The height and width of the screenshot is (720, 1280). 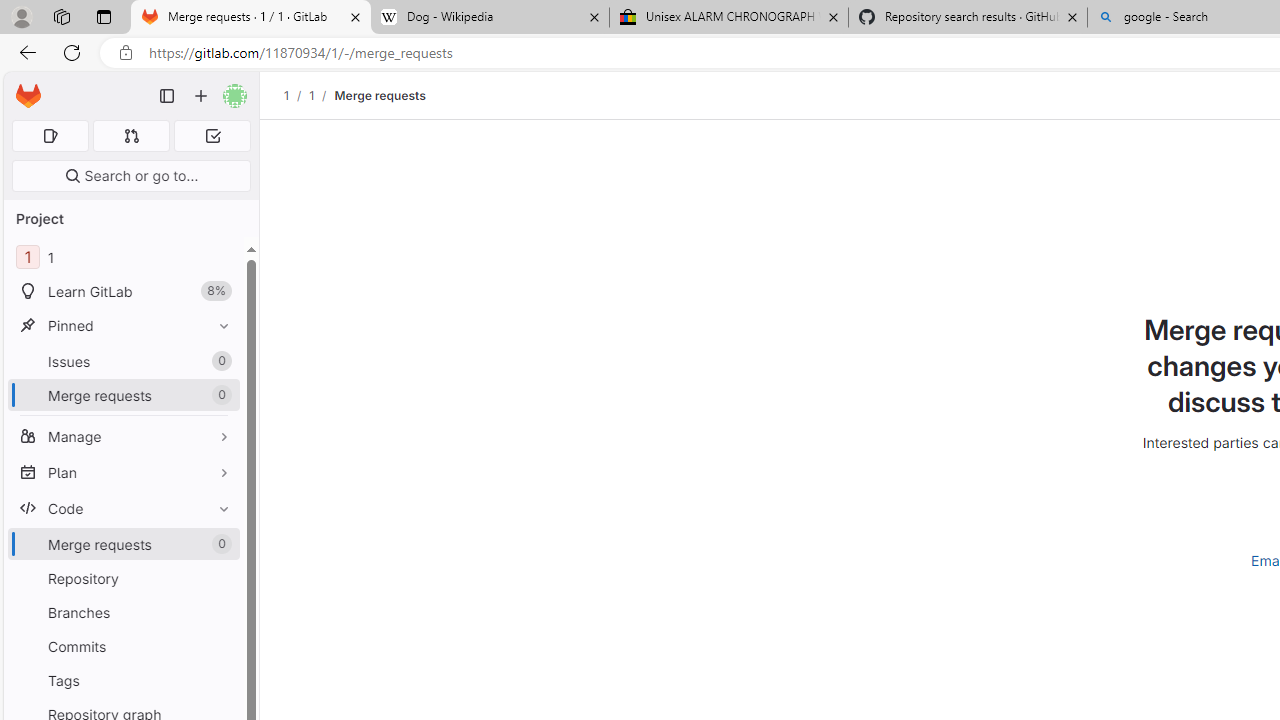 What do you see at coordinates (123, 679) in the screenshot?
I see `'Tags'` at bounding box center [123, 679].